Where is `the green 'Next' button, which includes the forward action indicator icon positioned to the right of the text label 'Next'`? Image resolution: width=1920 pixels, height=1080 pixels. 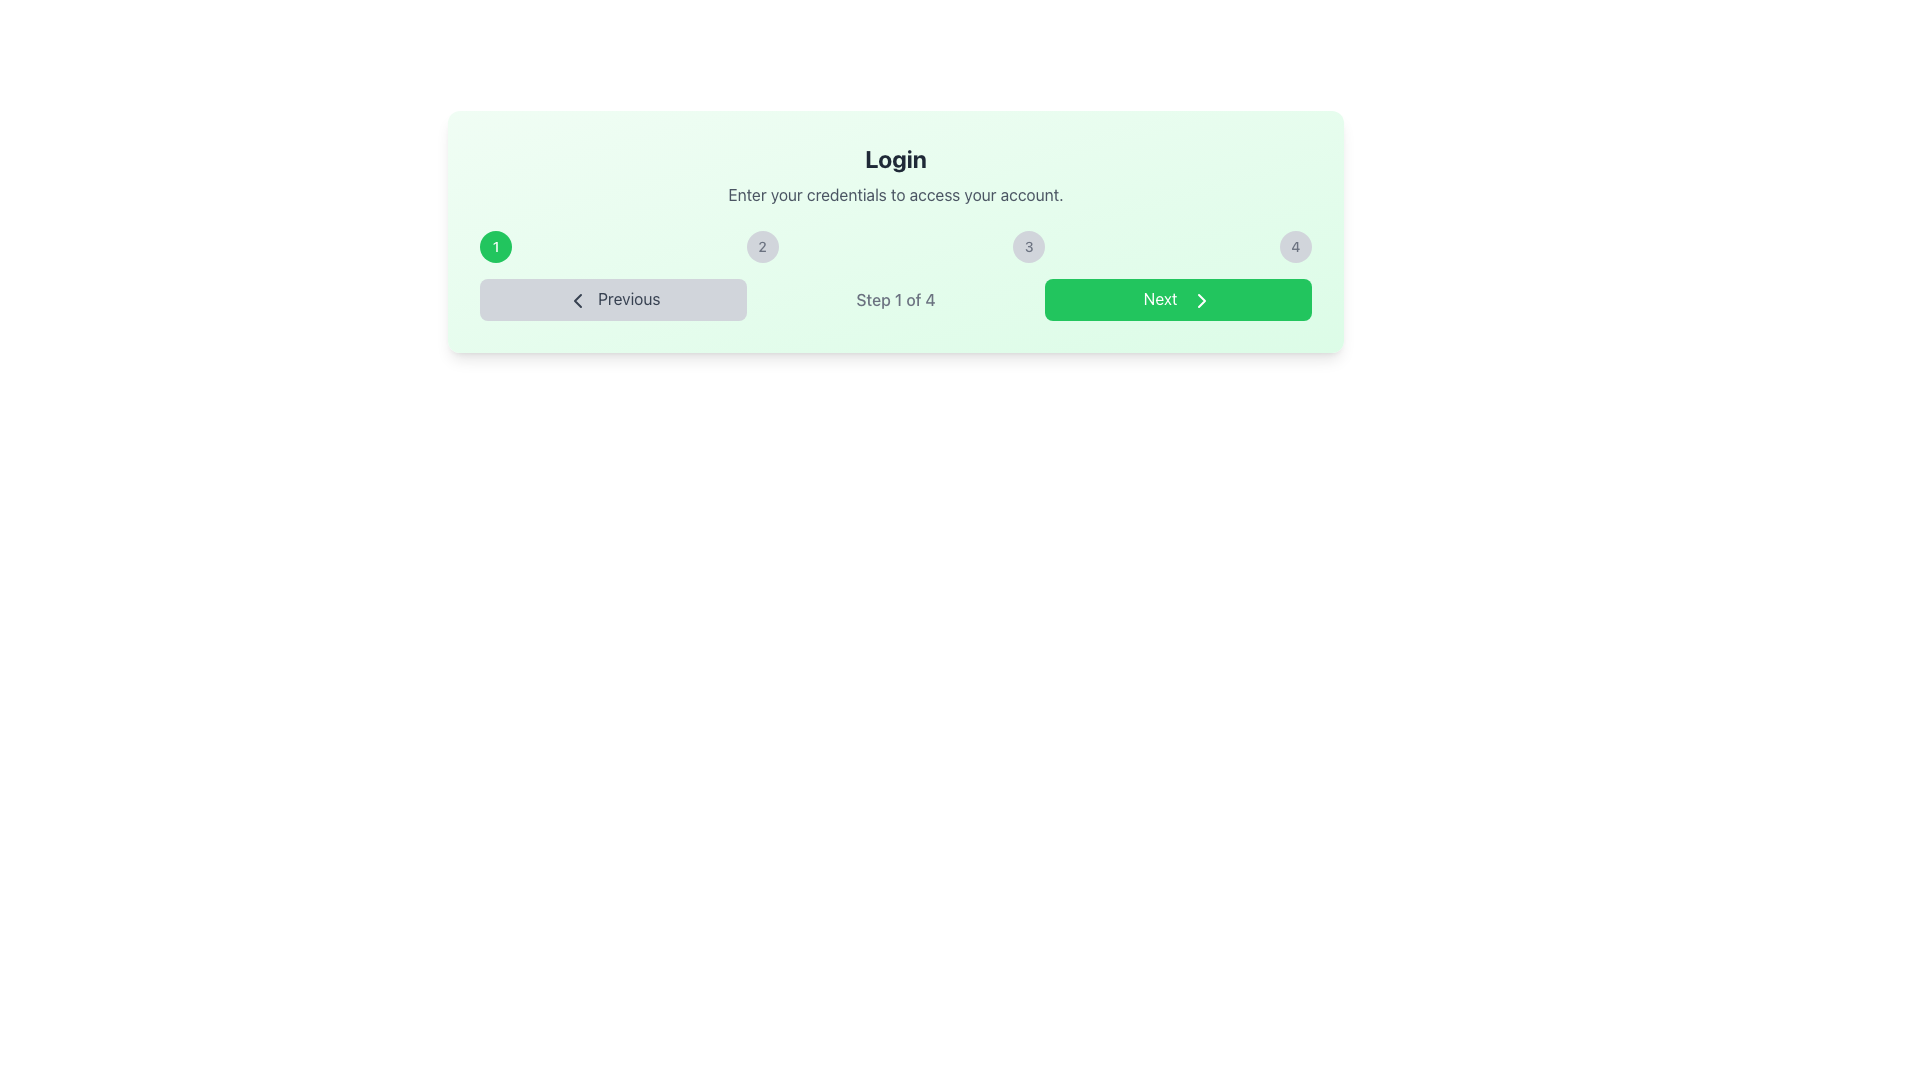
the green 'Next' button, which includes the forward action indicator icon positioned to the right of the text label 'Next' is located at coordinates (1200, 300).